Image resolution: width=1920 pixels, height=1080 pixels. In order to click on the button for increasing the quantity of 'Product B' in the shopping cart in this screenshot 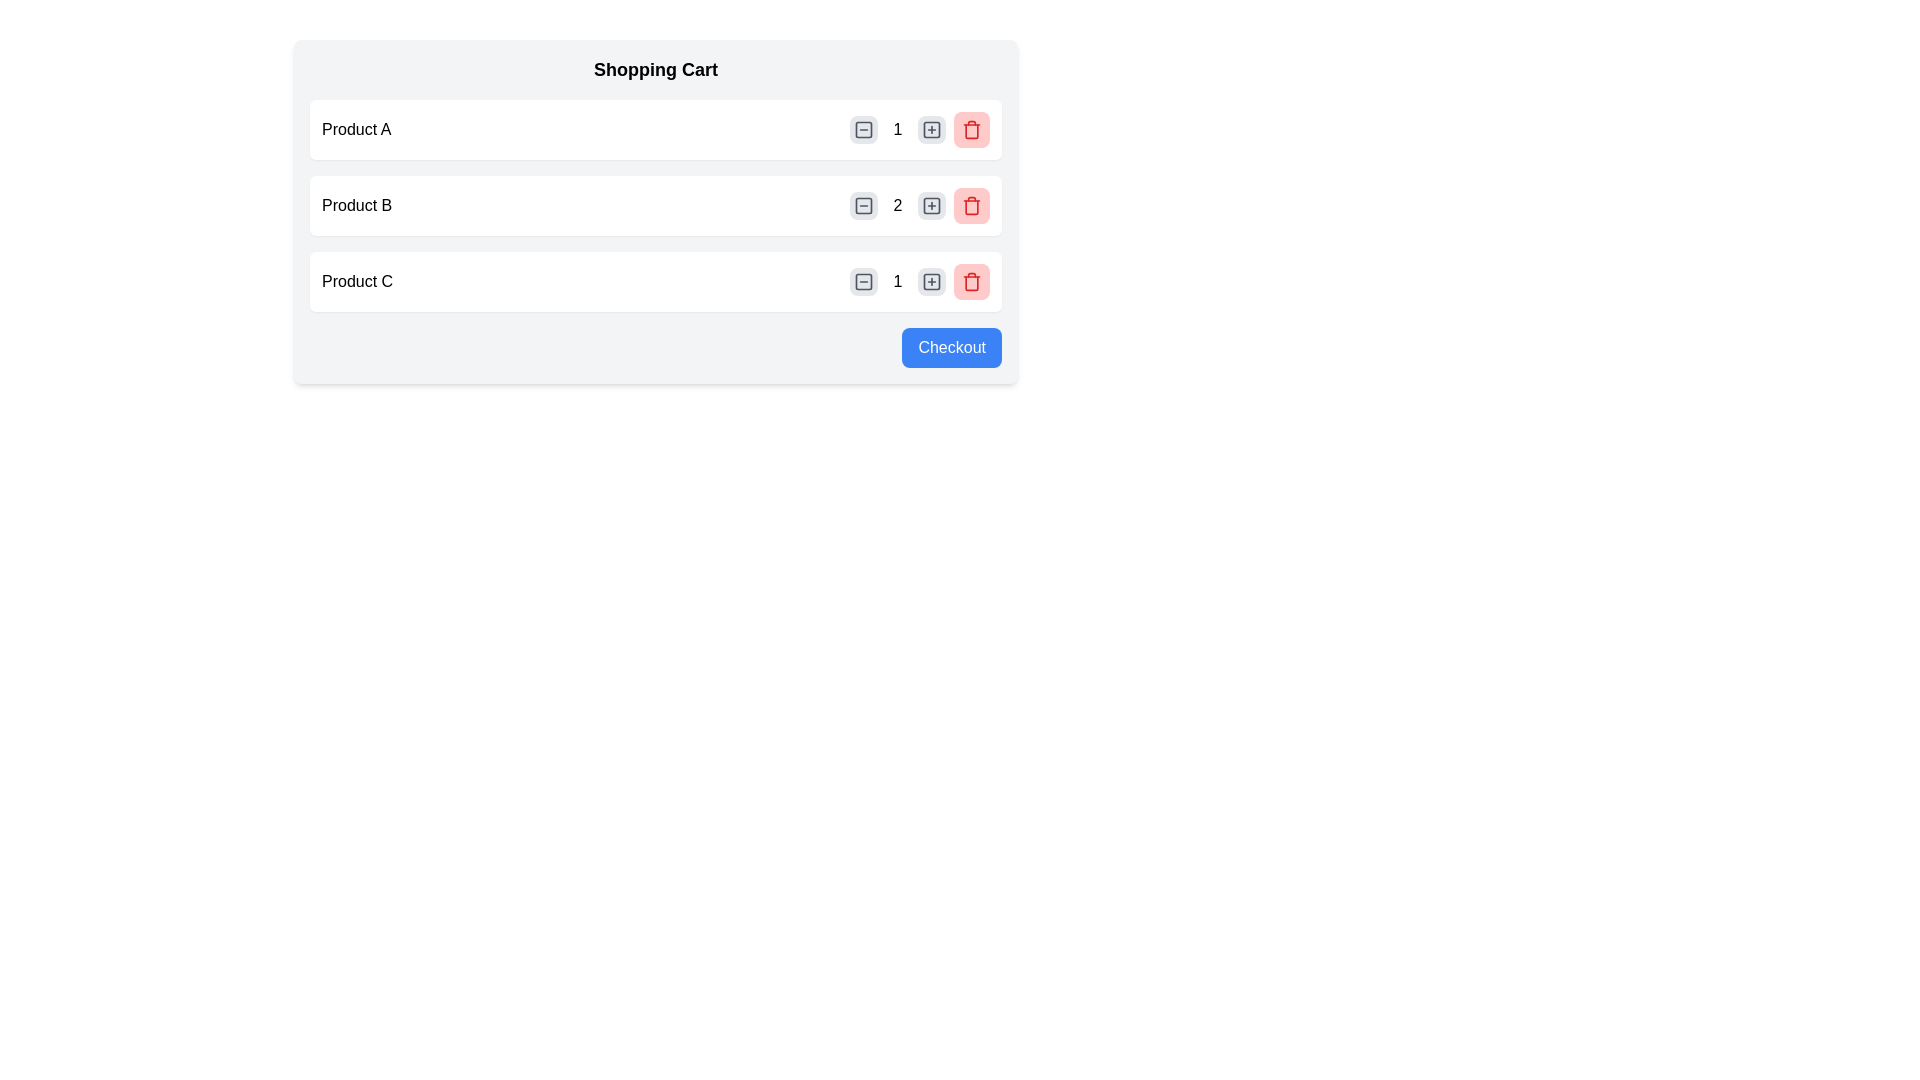, I will do `click(930, 130)`.